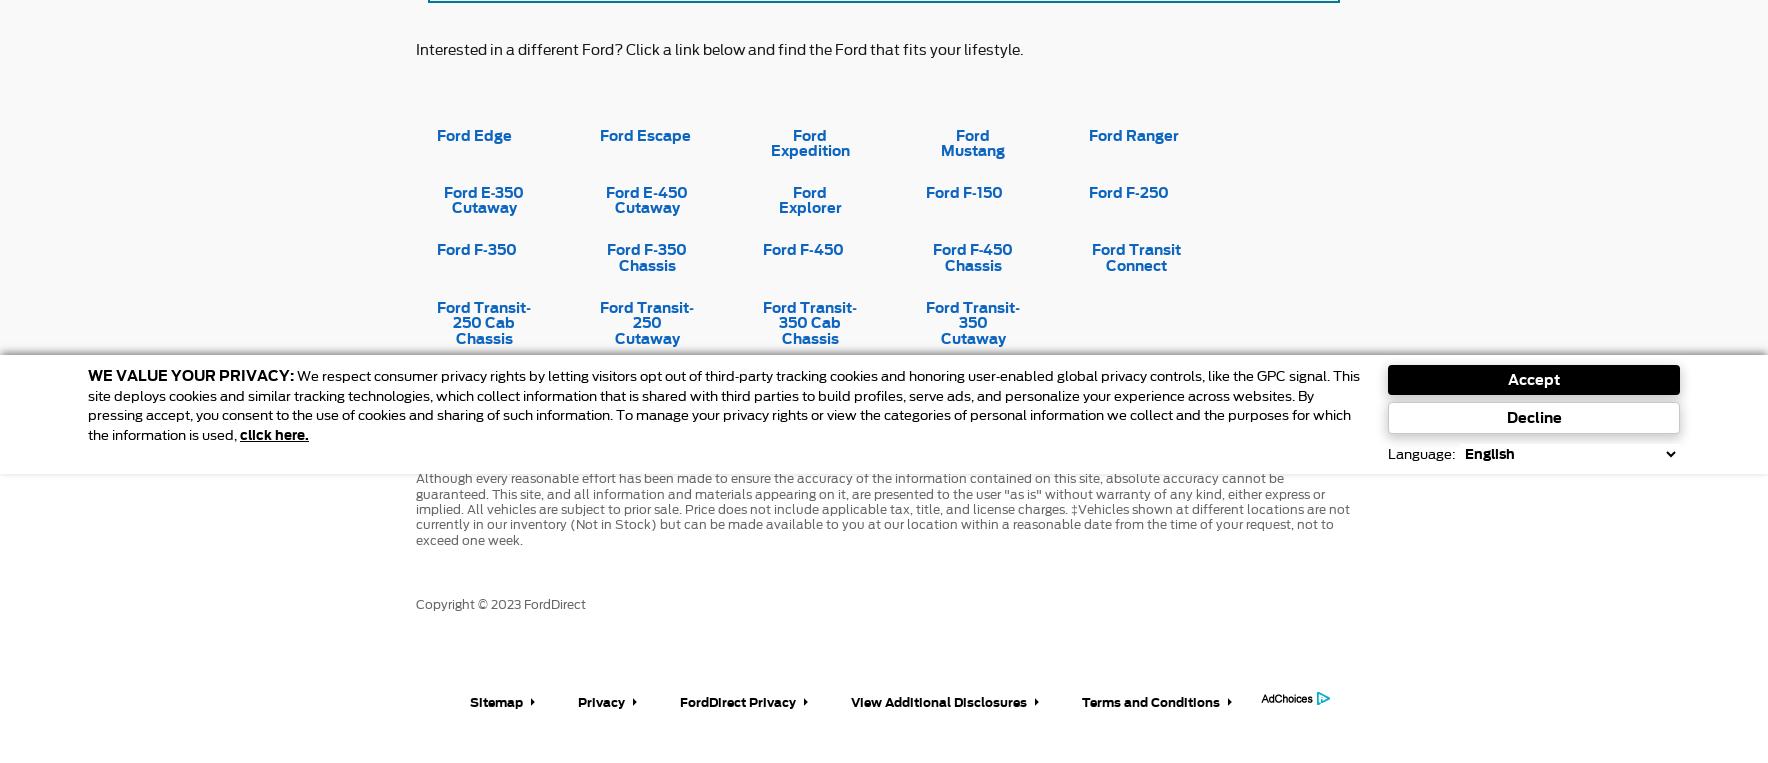 This screenshot has width=1768, height=763. I want to click on 'Ford Mustang', so click(971, 141).